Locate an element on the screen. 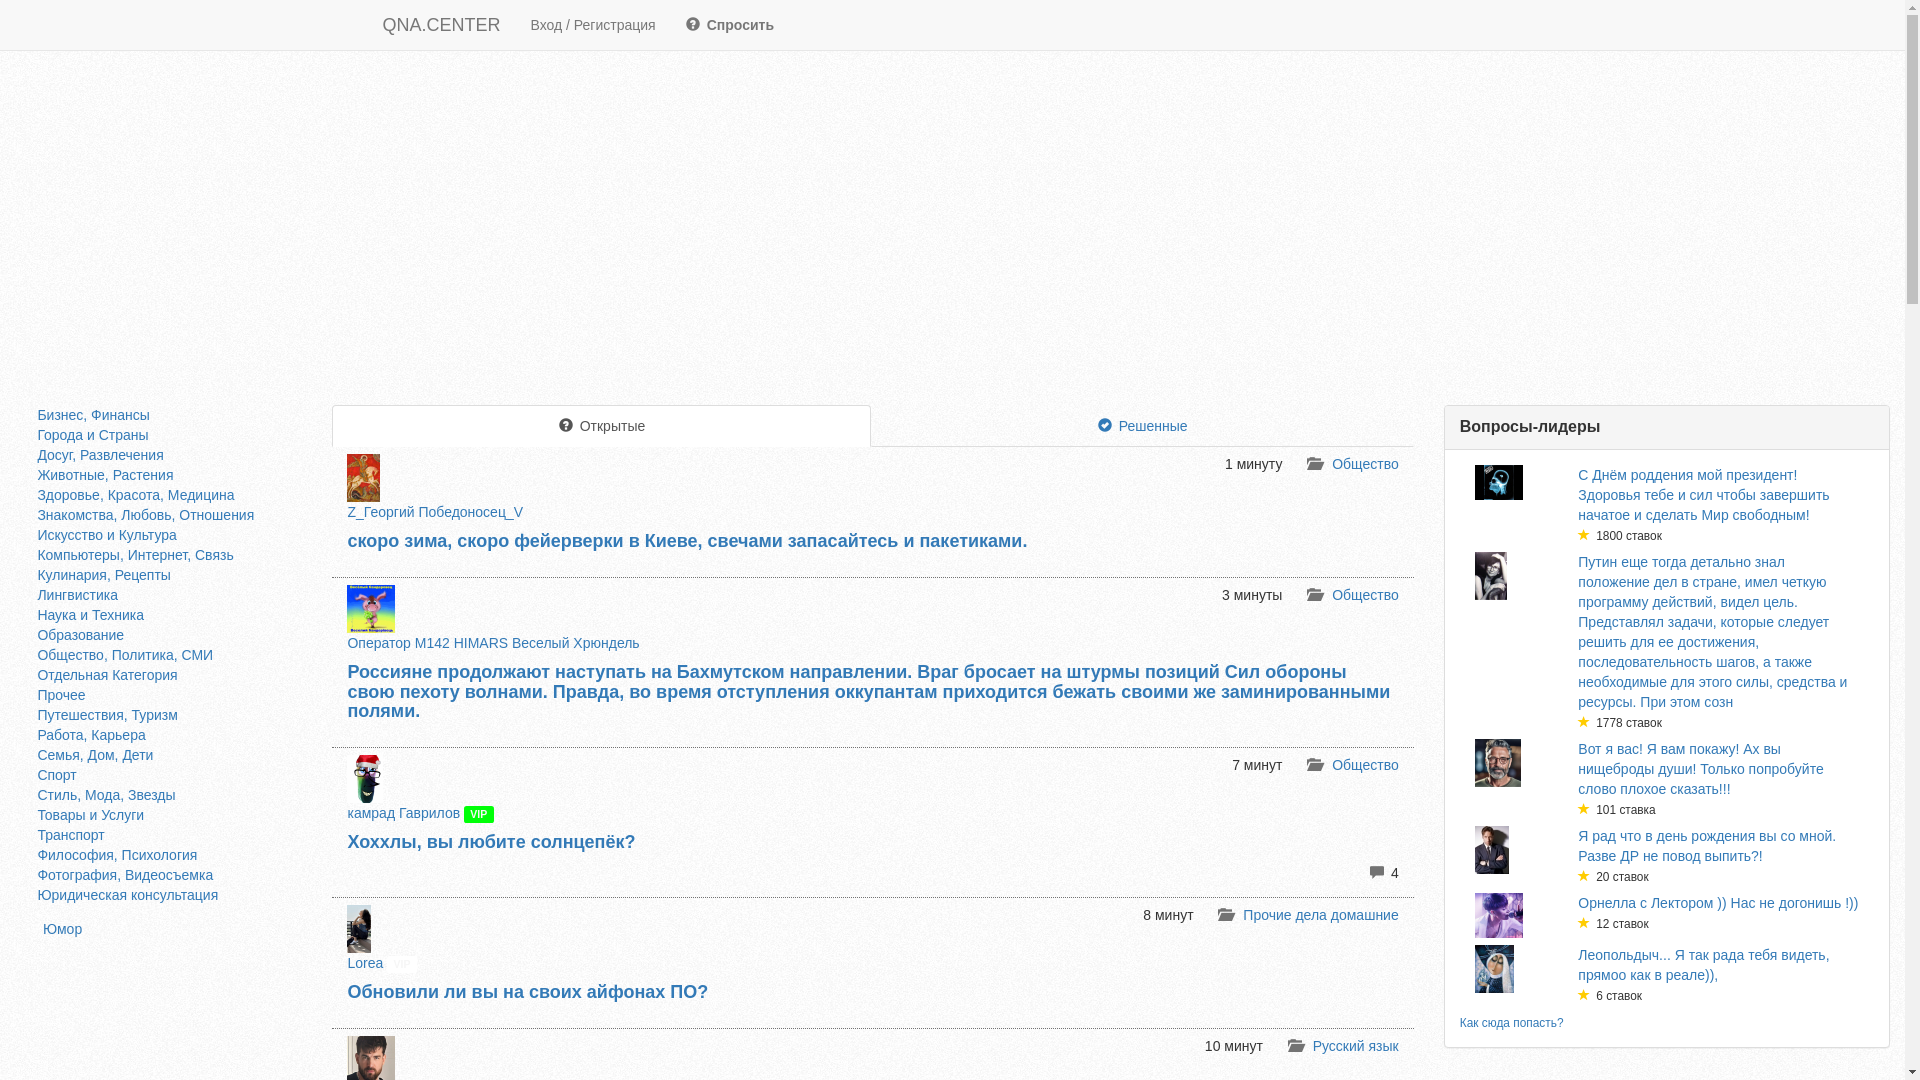 This screenshot has height=1080, width=1920. 'Lorea' is located at coordinates (346, 962).